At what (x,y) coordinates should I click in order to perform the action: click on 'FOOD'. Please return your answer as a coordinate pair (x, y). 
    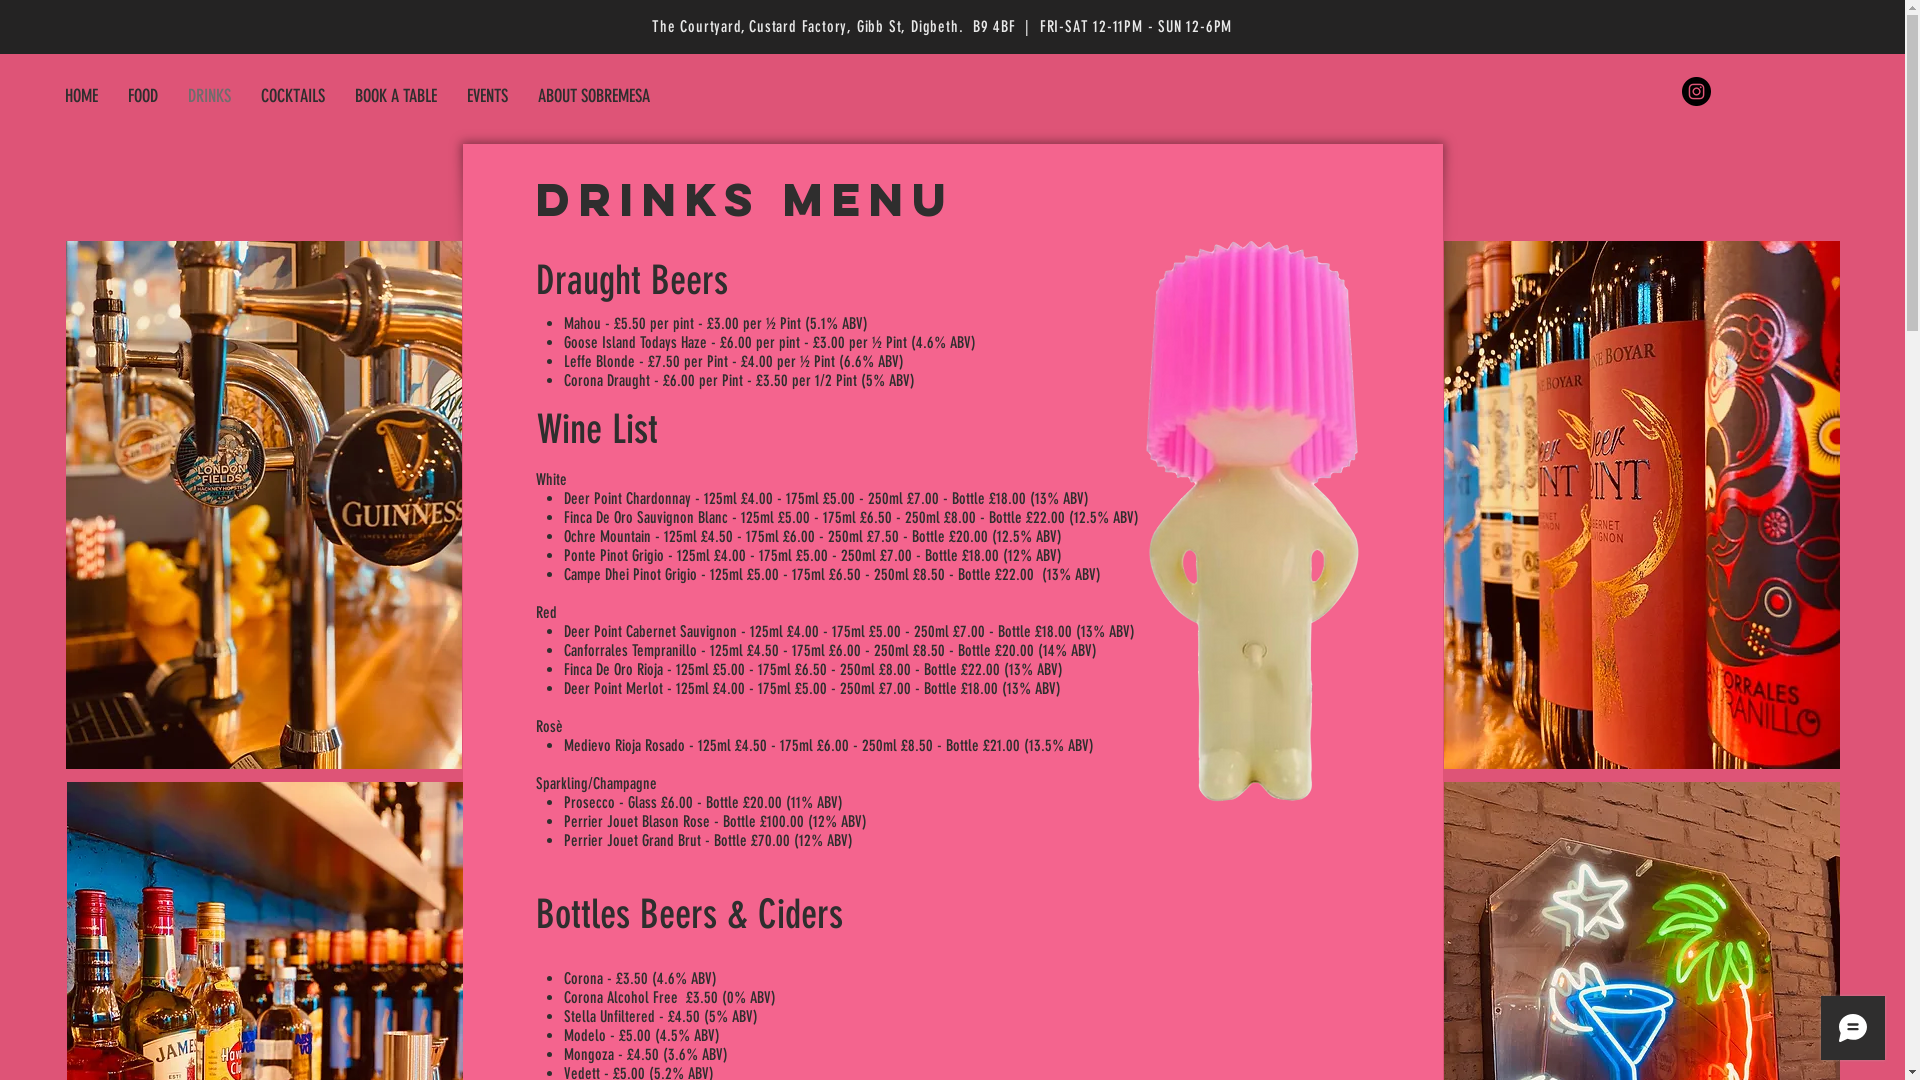
    Looking at the image, I should click on (142, 96).